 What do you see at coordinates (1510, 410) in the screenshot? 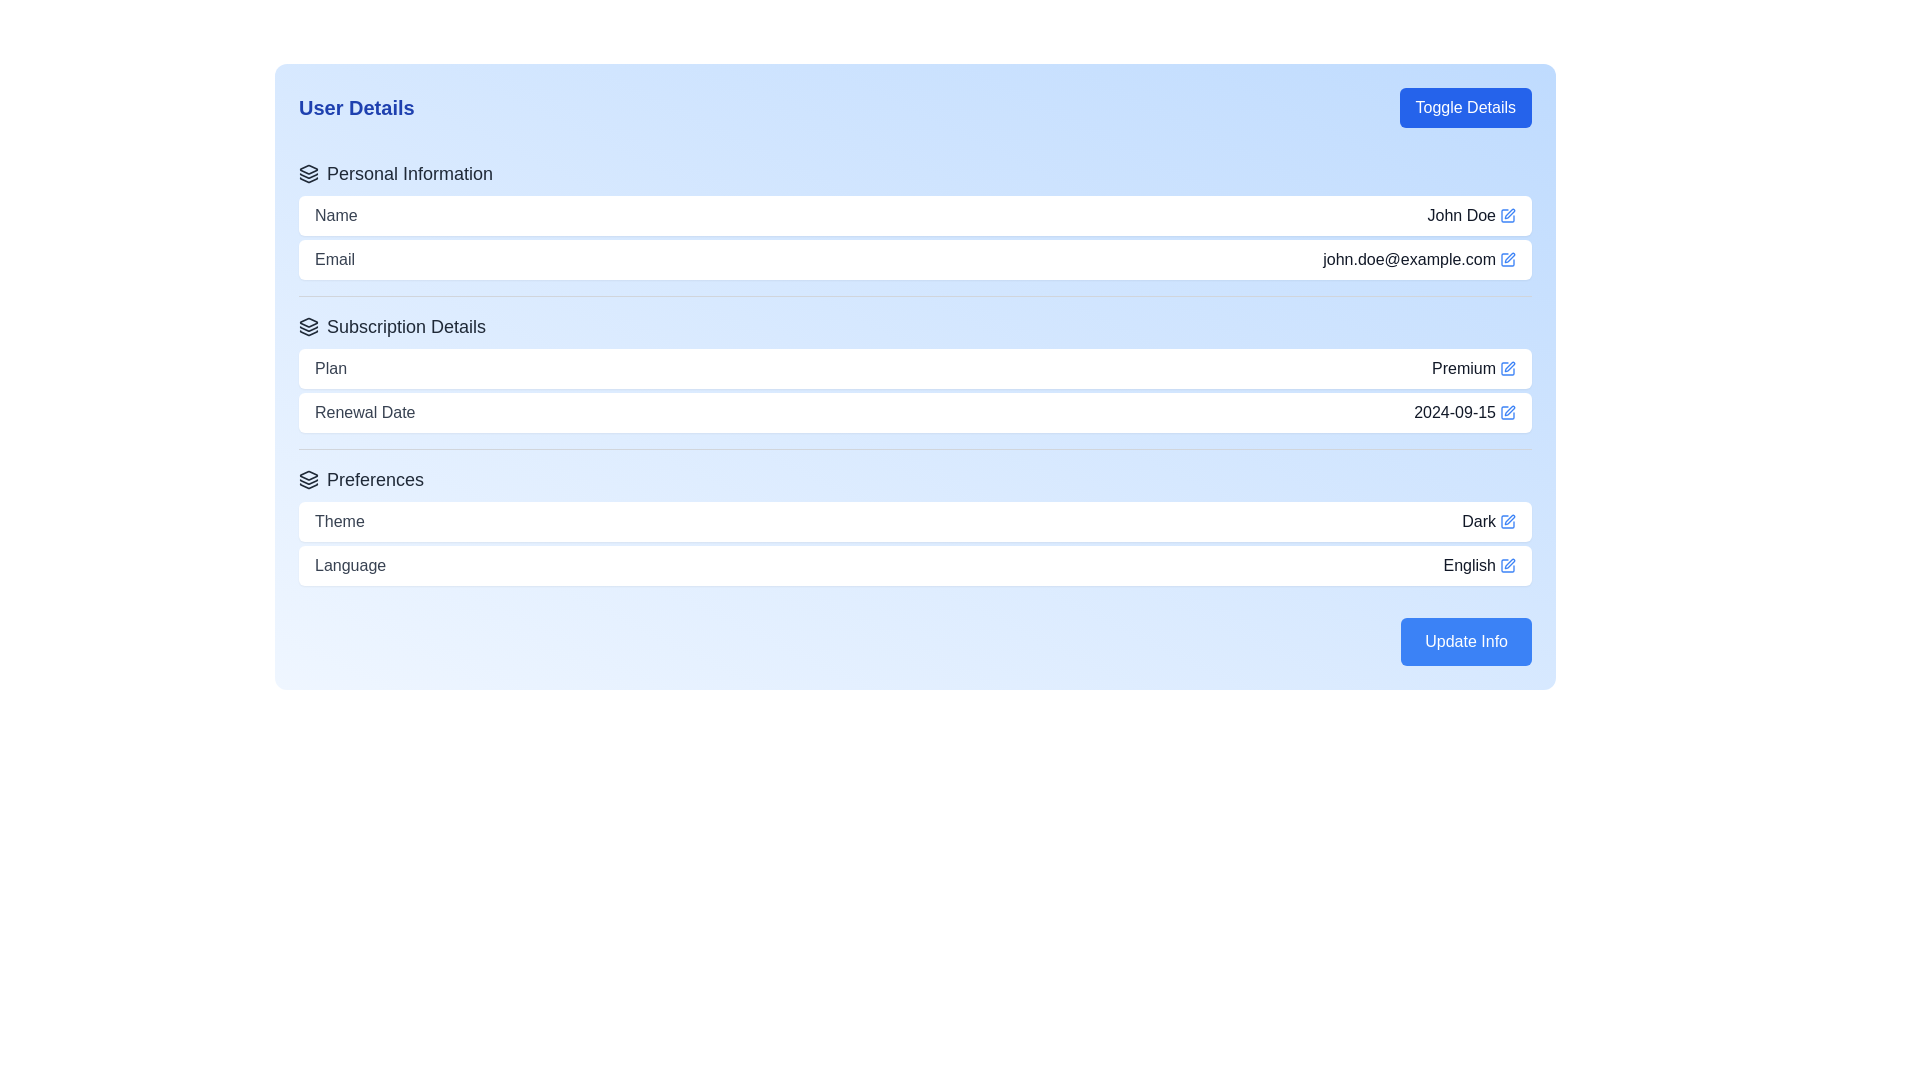
I see `the edit icon adjacent to the 'Renewal Date' field to initiate edit mode for the associated field` at bounding box center [1510, 410].